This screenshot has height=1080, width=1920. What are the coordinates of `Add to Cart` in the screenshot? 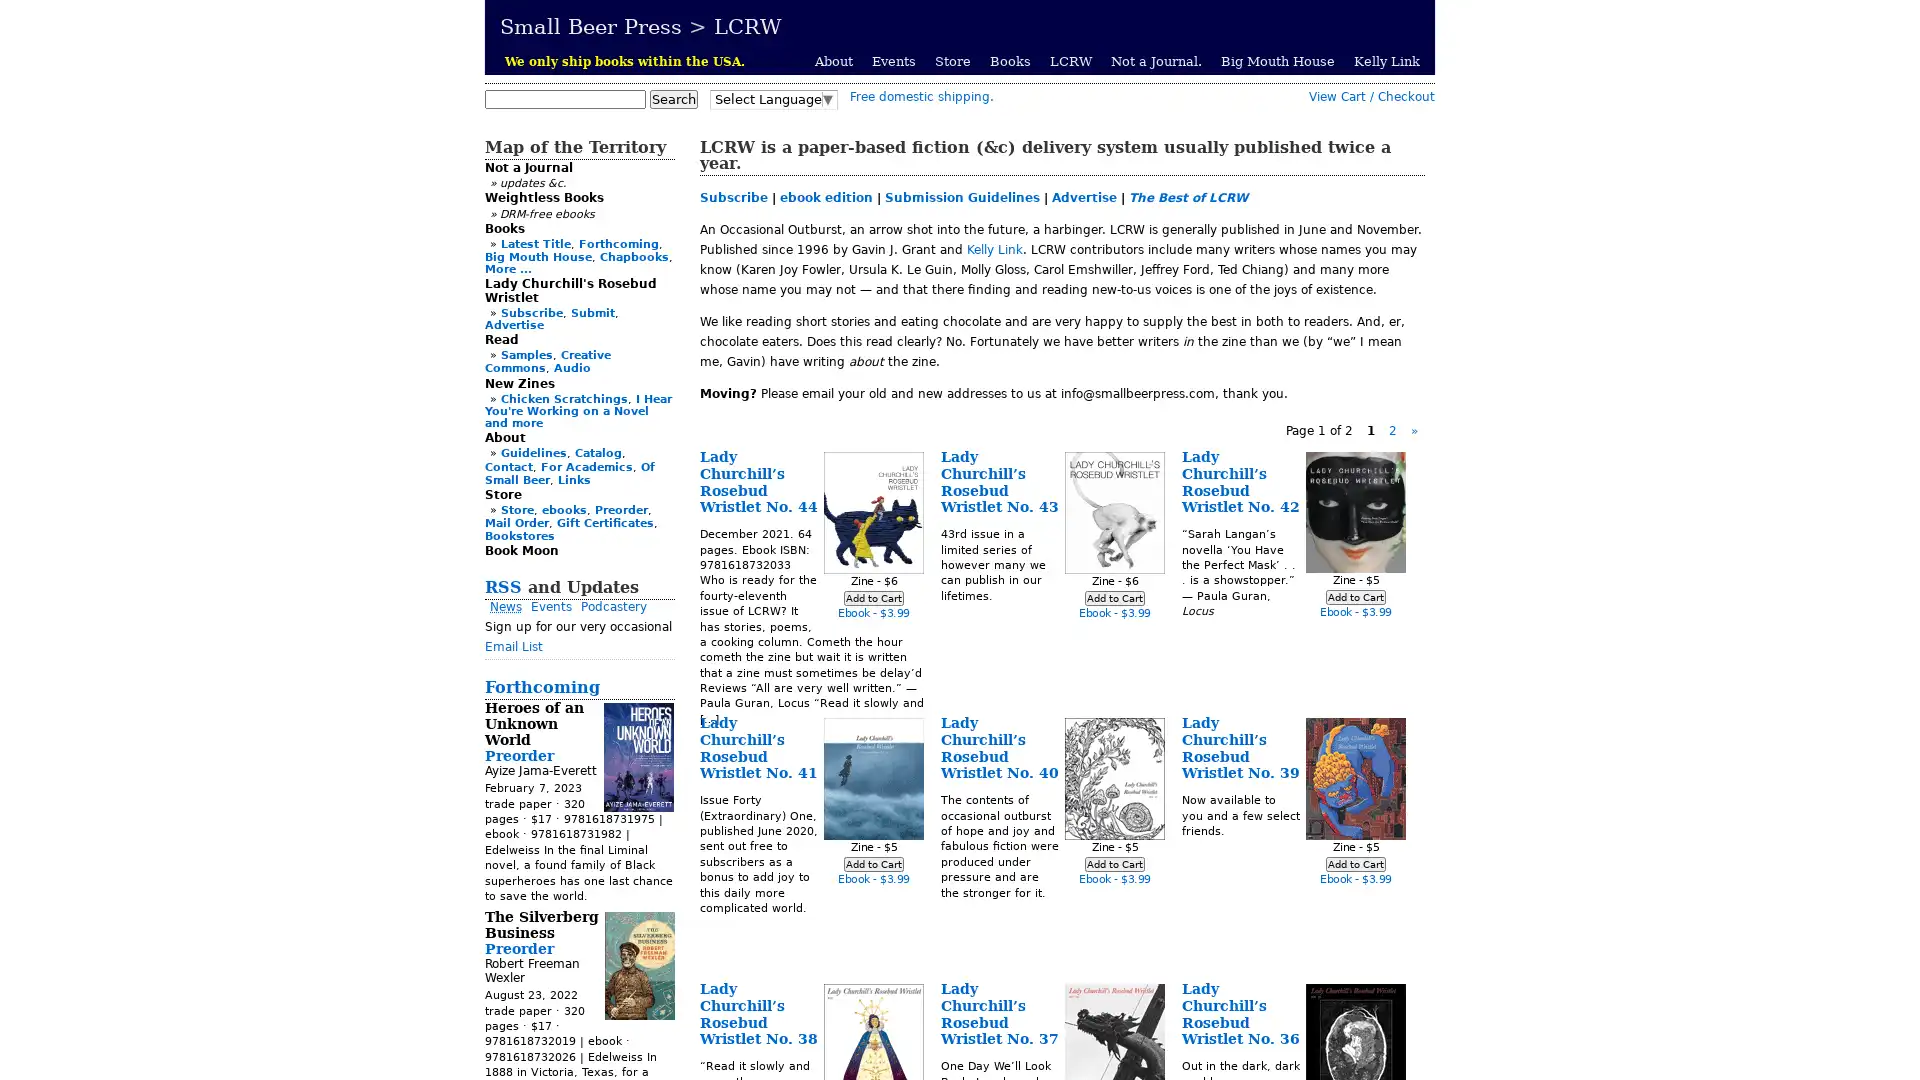 It's located at (873, 596).